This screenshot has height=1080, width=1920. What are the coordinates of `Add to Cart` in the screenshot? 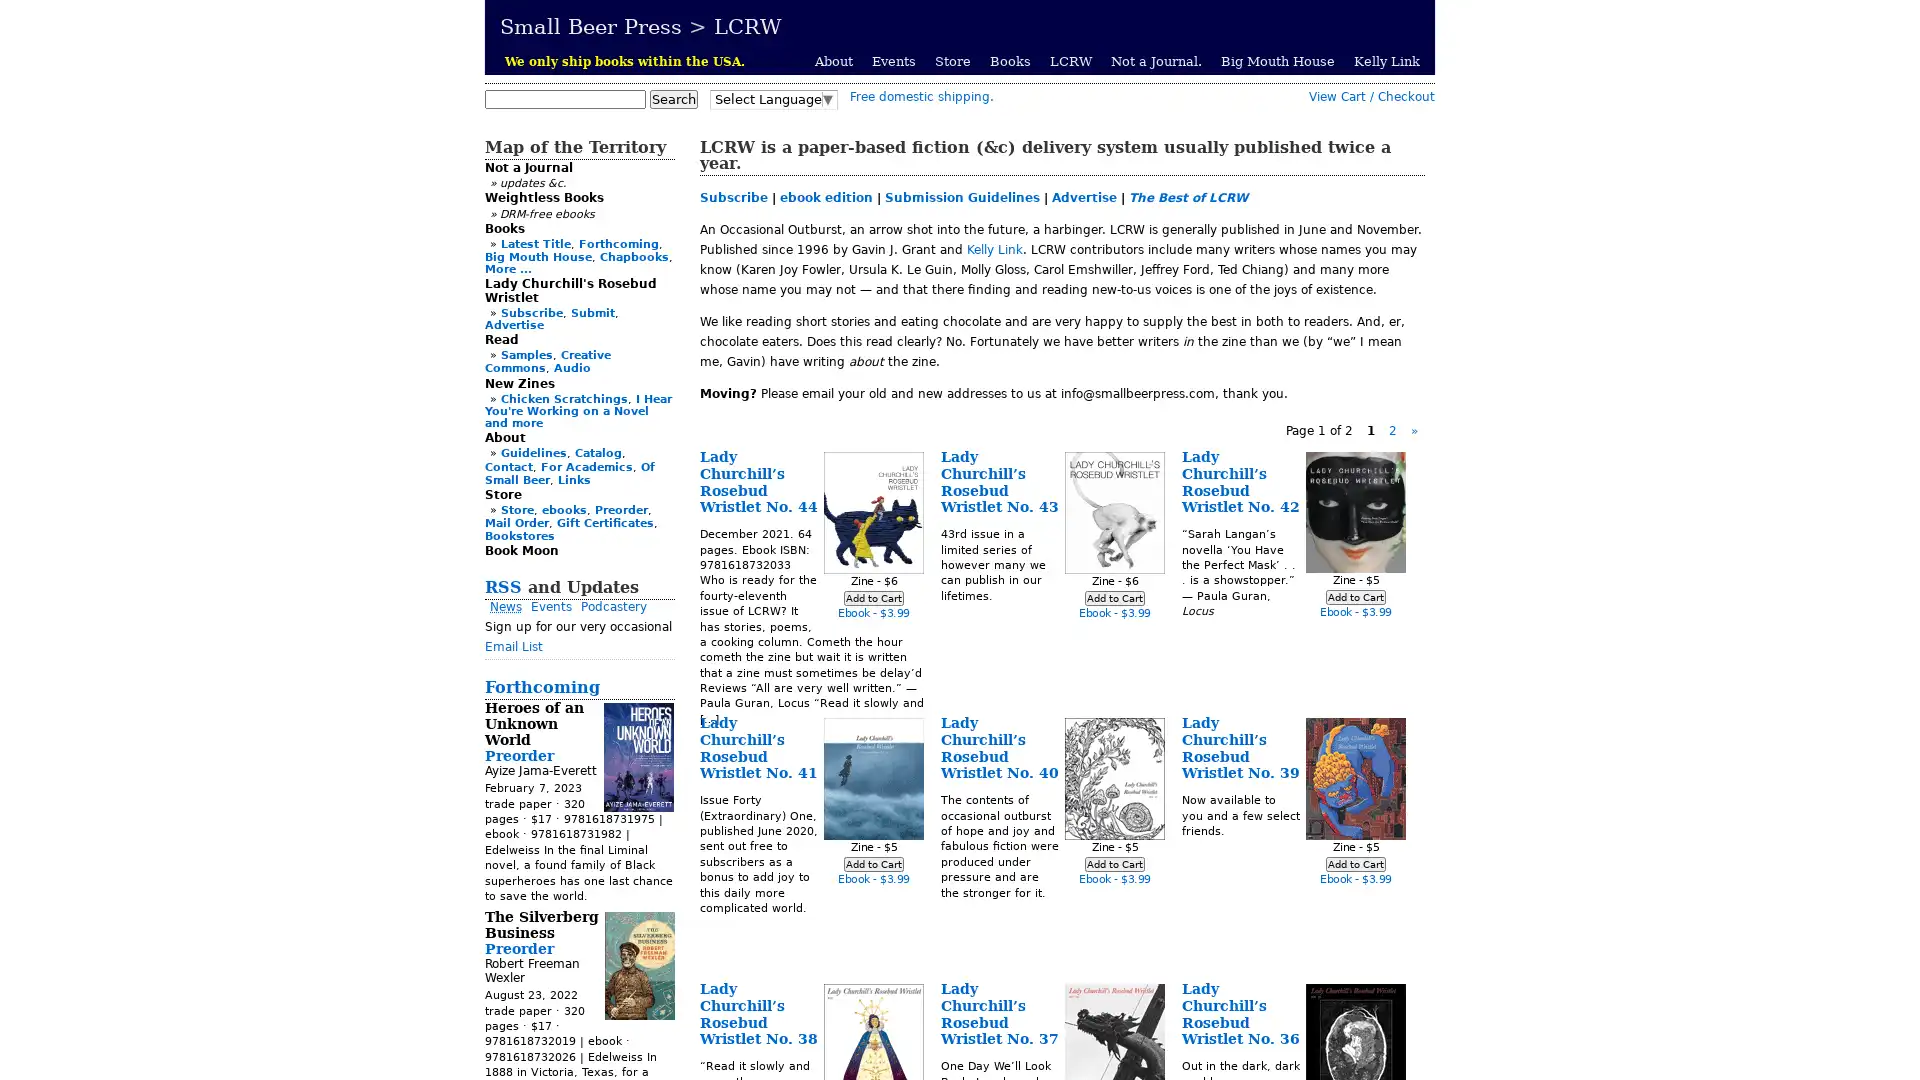 It's located at (873, 596).